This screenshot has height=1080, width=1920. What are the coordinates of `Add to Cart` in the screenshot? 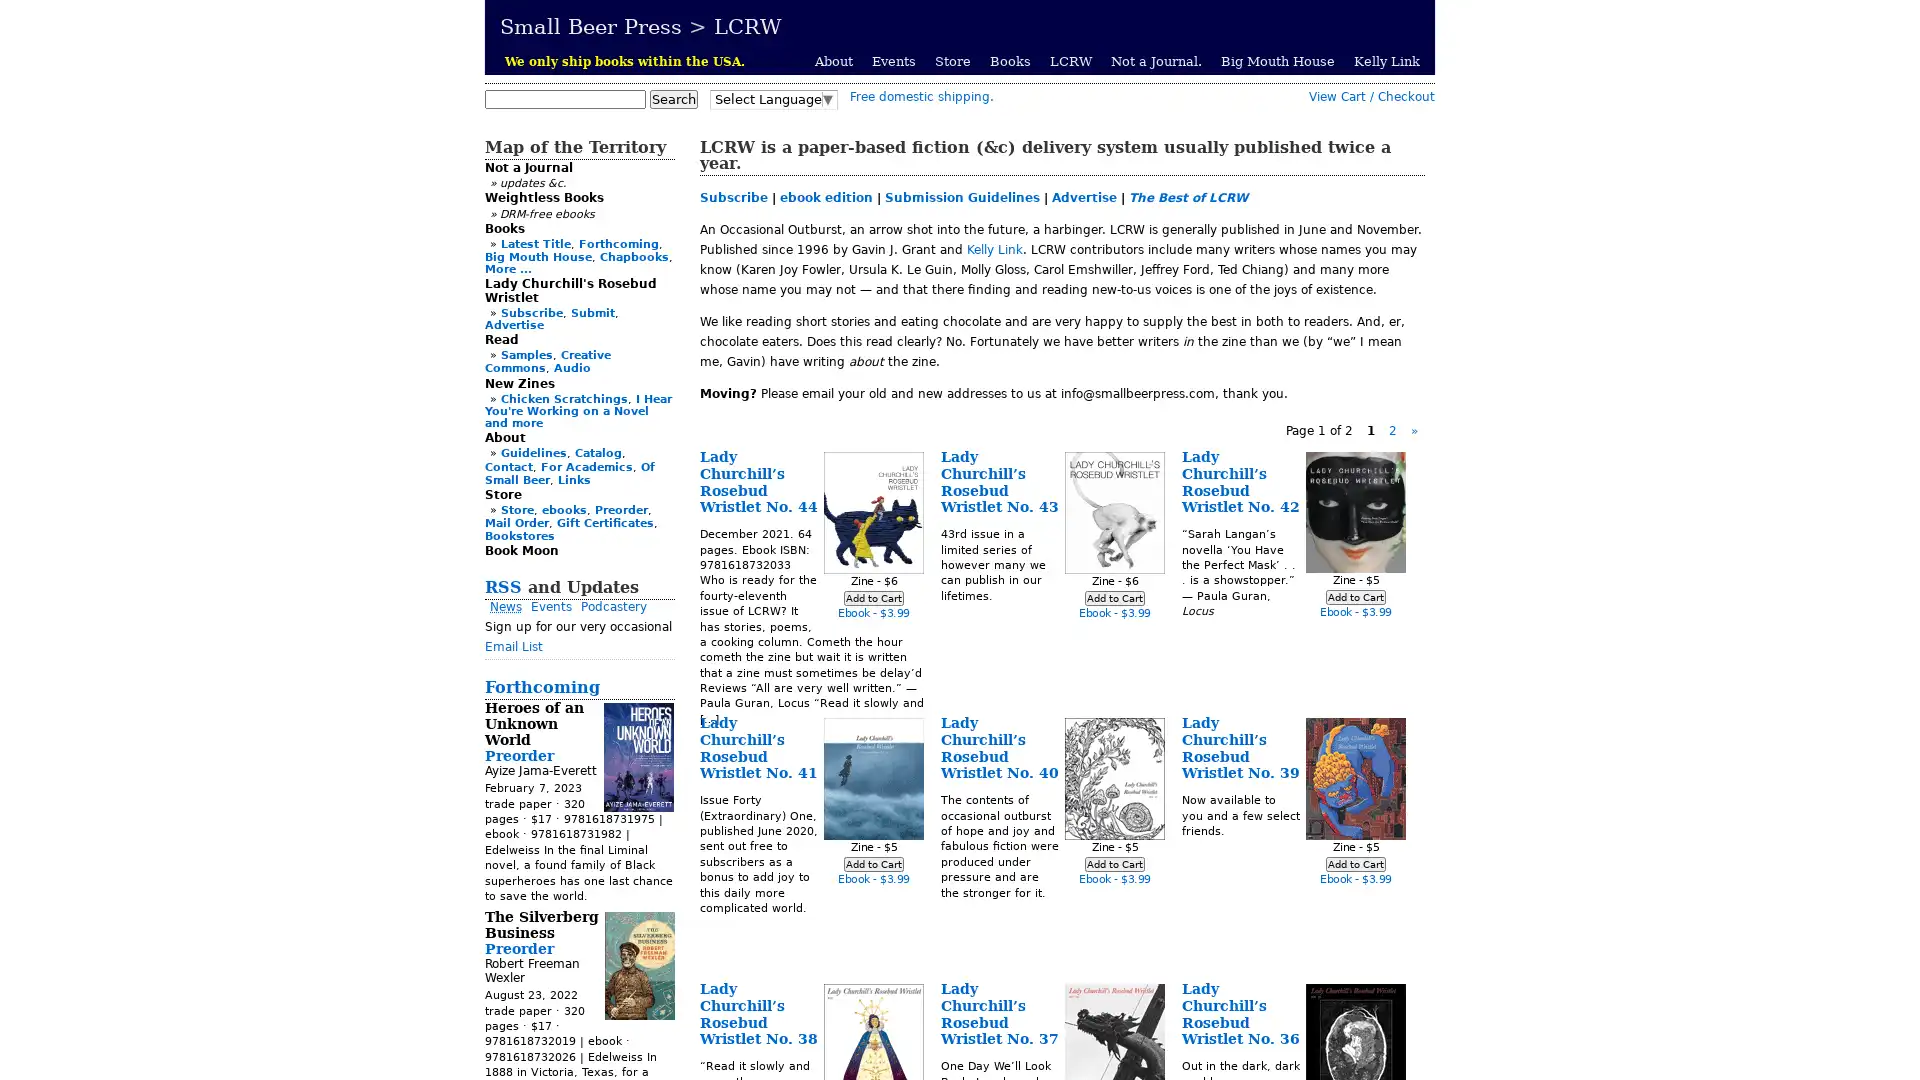 It's located at (873, 596).